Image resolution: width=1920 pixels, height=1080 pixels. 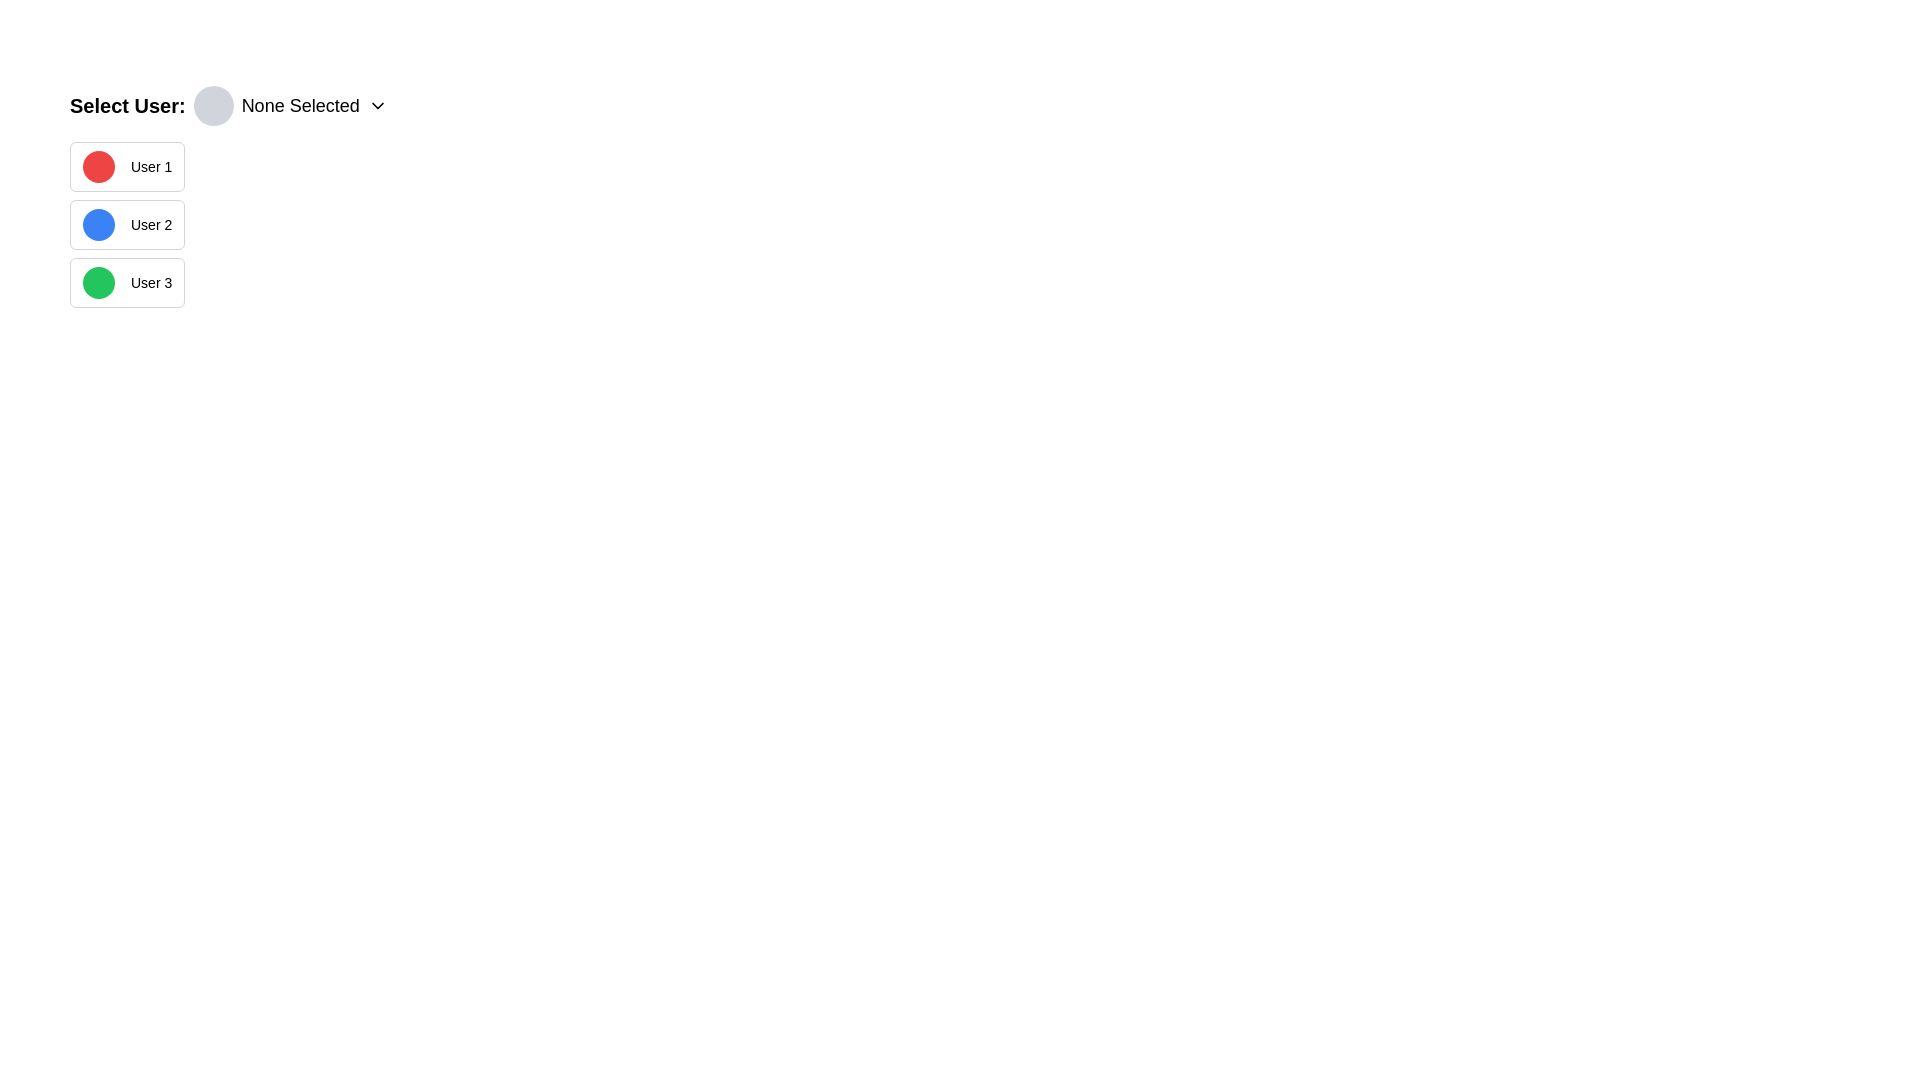 I want to click on the green circle indicator located to the left of the text label 'User 3', which is the third element in the vertical list of similar indicators, so click(x=98, y=282).